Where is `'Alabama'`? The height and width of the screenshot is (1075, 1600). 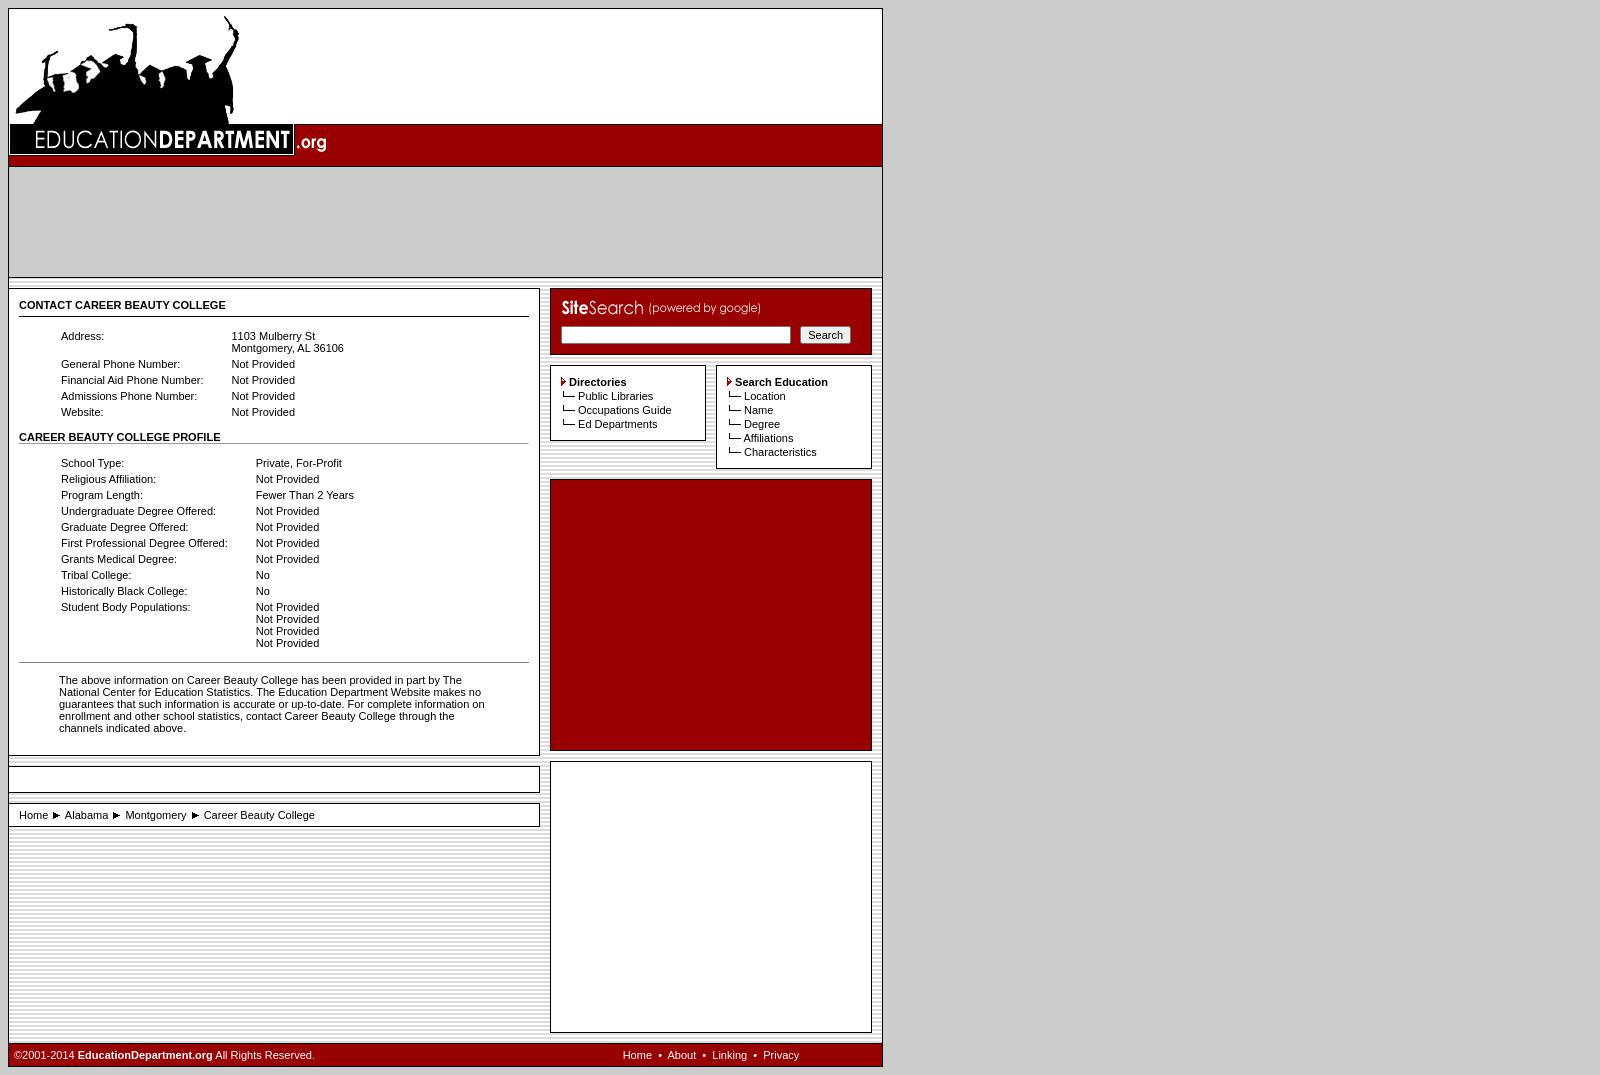 'Alabama' is located at coordinates (63, 813).